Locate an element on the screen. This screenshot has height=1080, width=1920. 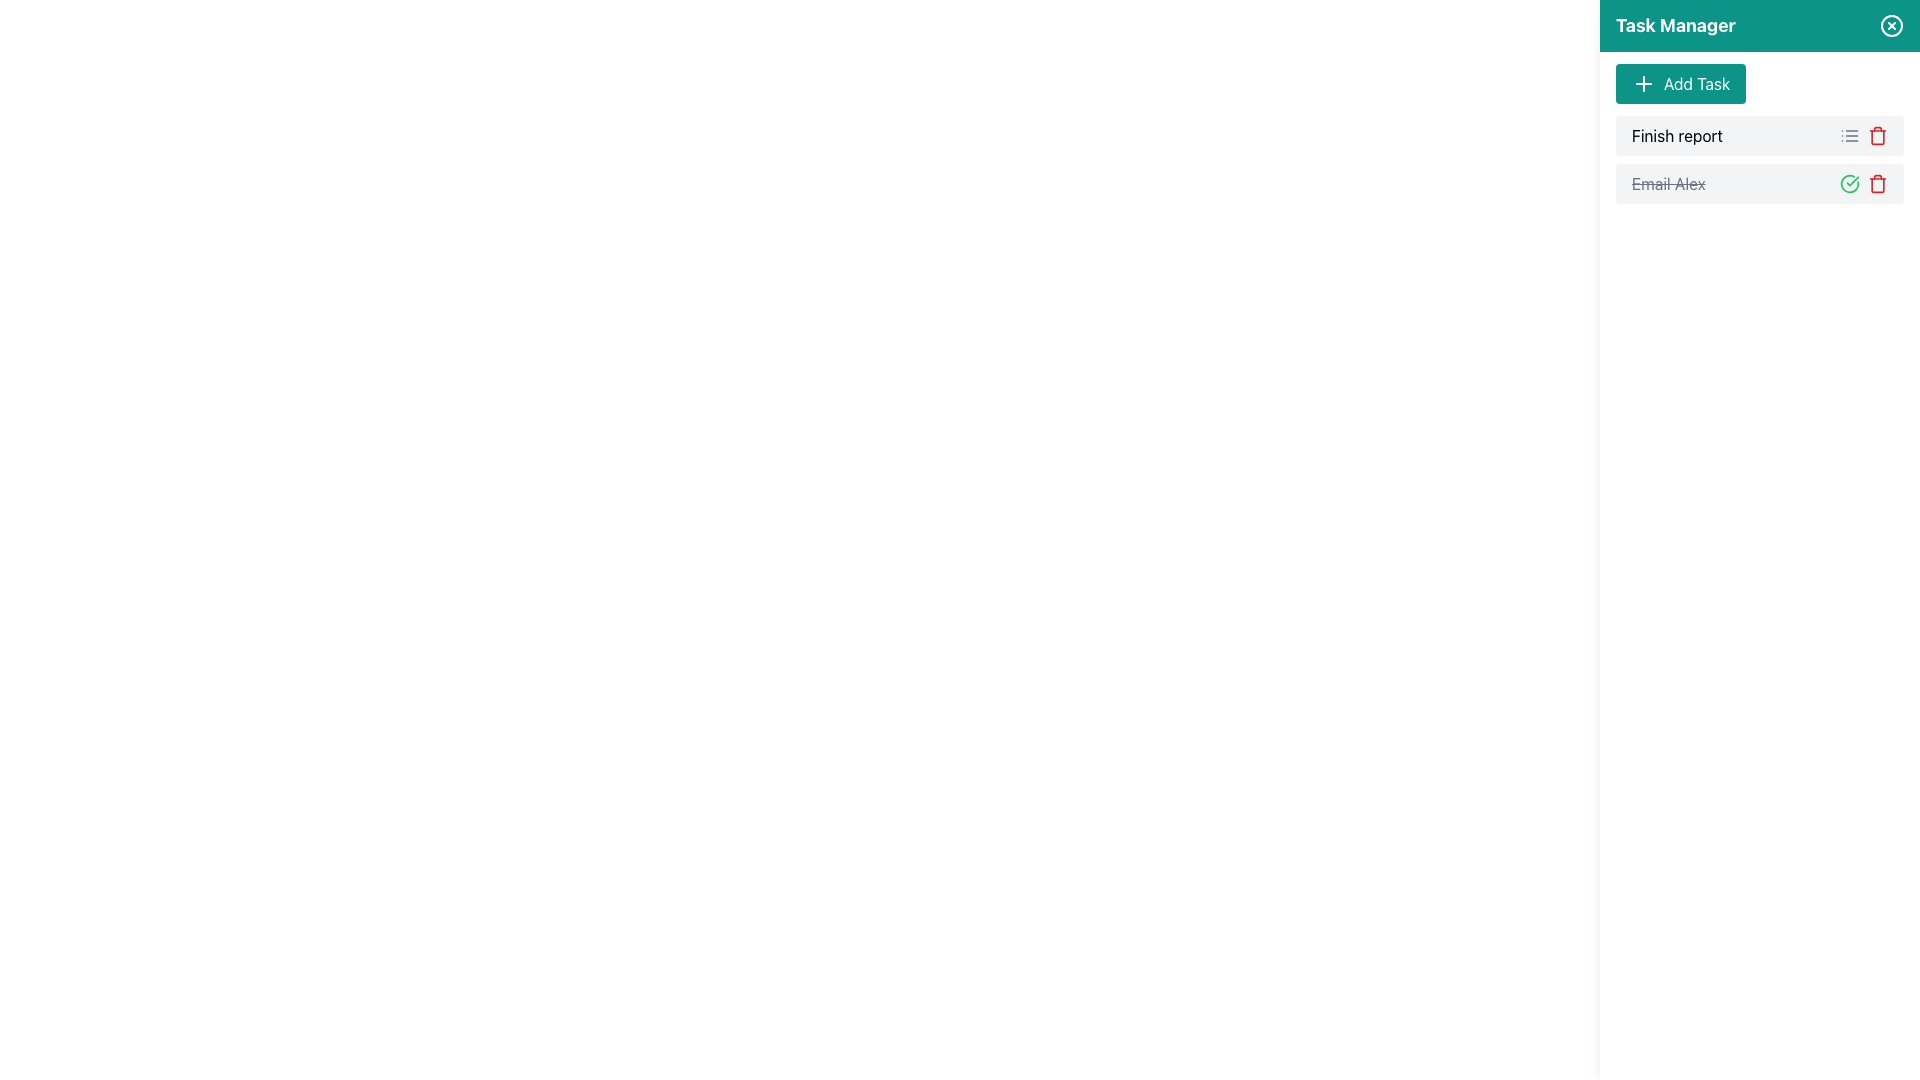
the close button located on the far right side of the header bar is located at coordinates (1890, 26).